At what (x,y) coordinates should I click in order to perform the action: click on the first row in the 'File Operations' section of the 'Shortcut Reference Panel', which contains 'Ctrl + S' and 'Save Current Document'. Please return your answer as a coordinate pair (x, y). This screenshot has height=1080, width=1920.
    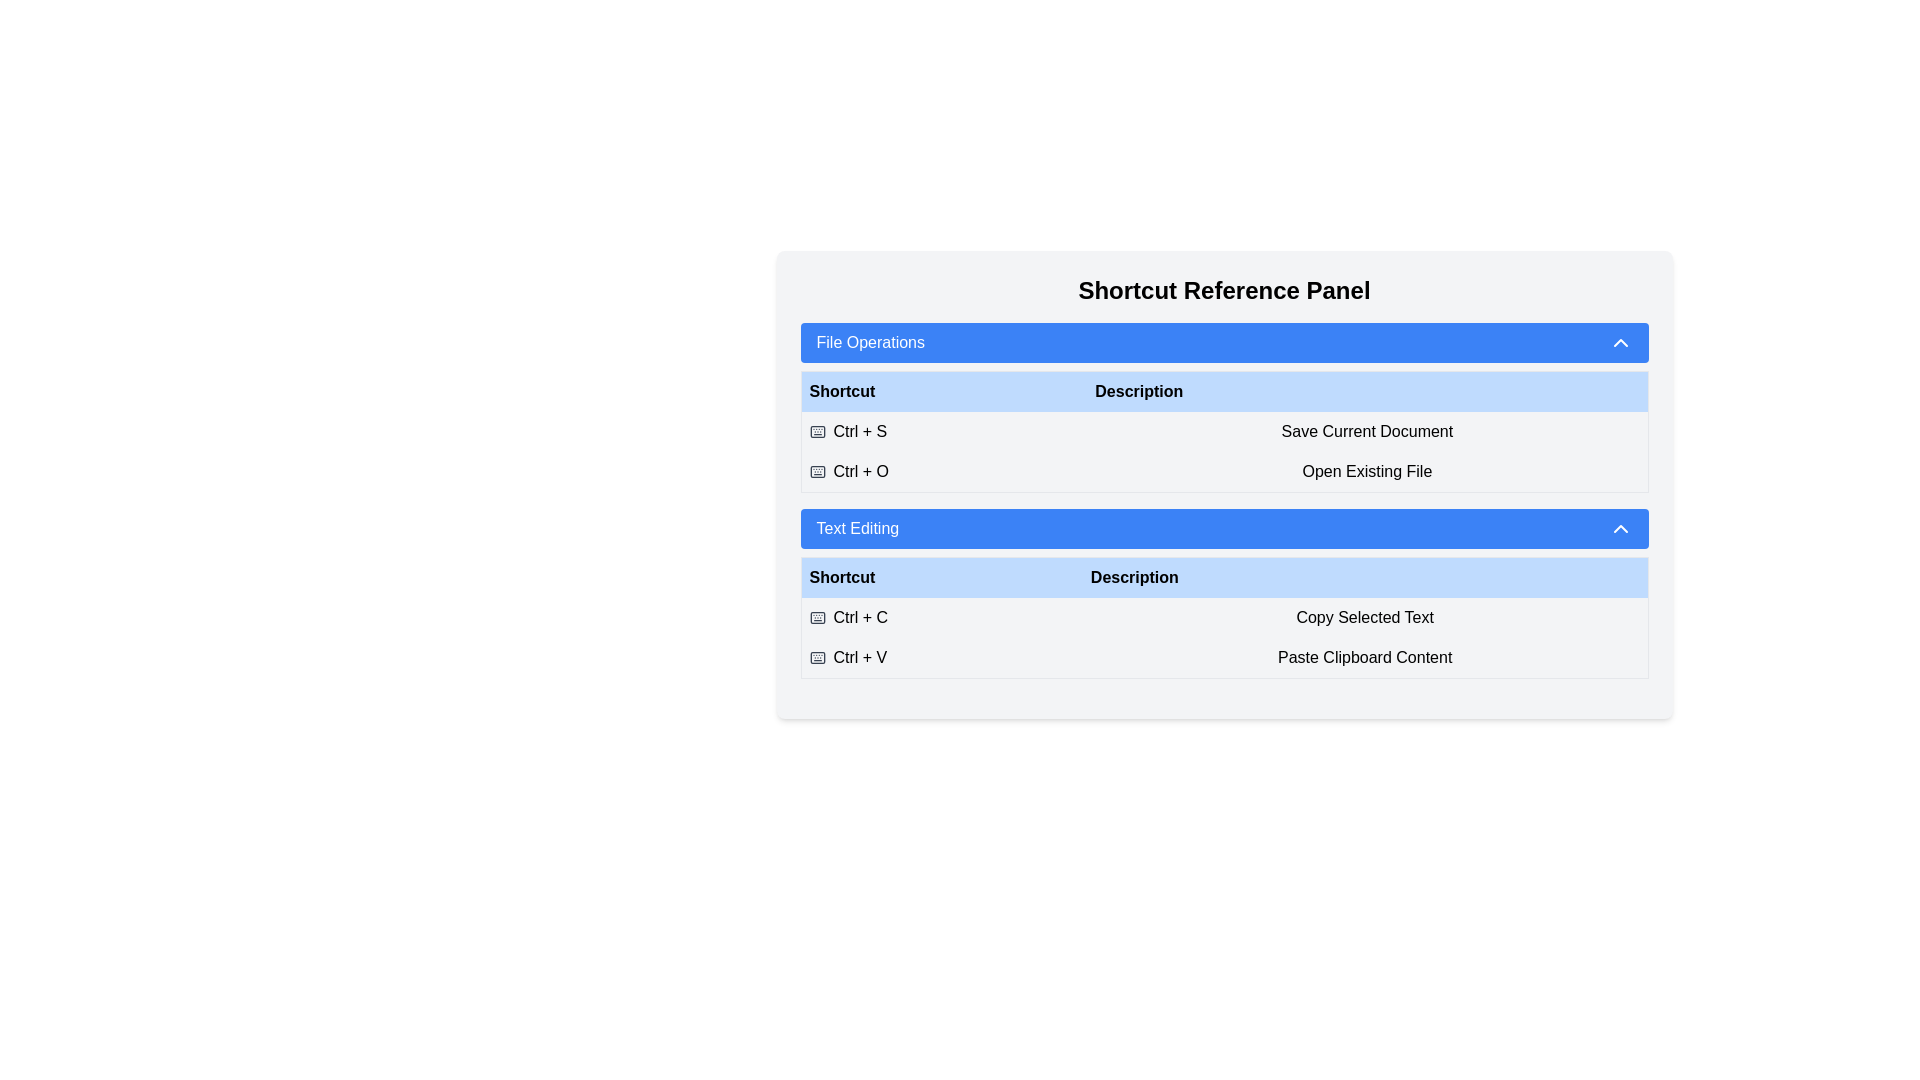
    Looking at the image, I should click on (1223, 431).